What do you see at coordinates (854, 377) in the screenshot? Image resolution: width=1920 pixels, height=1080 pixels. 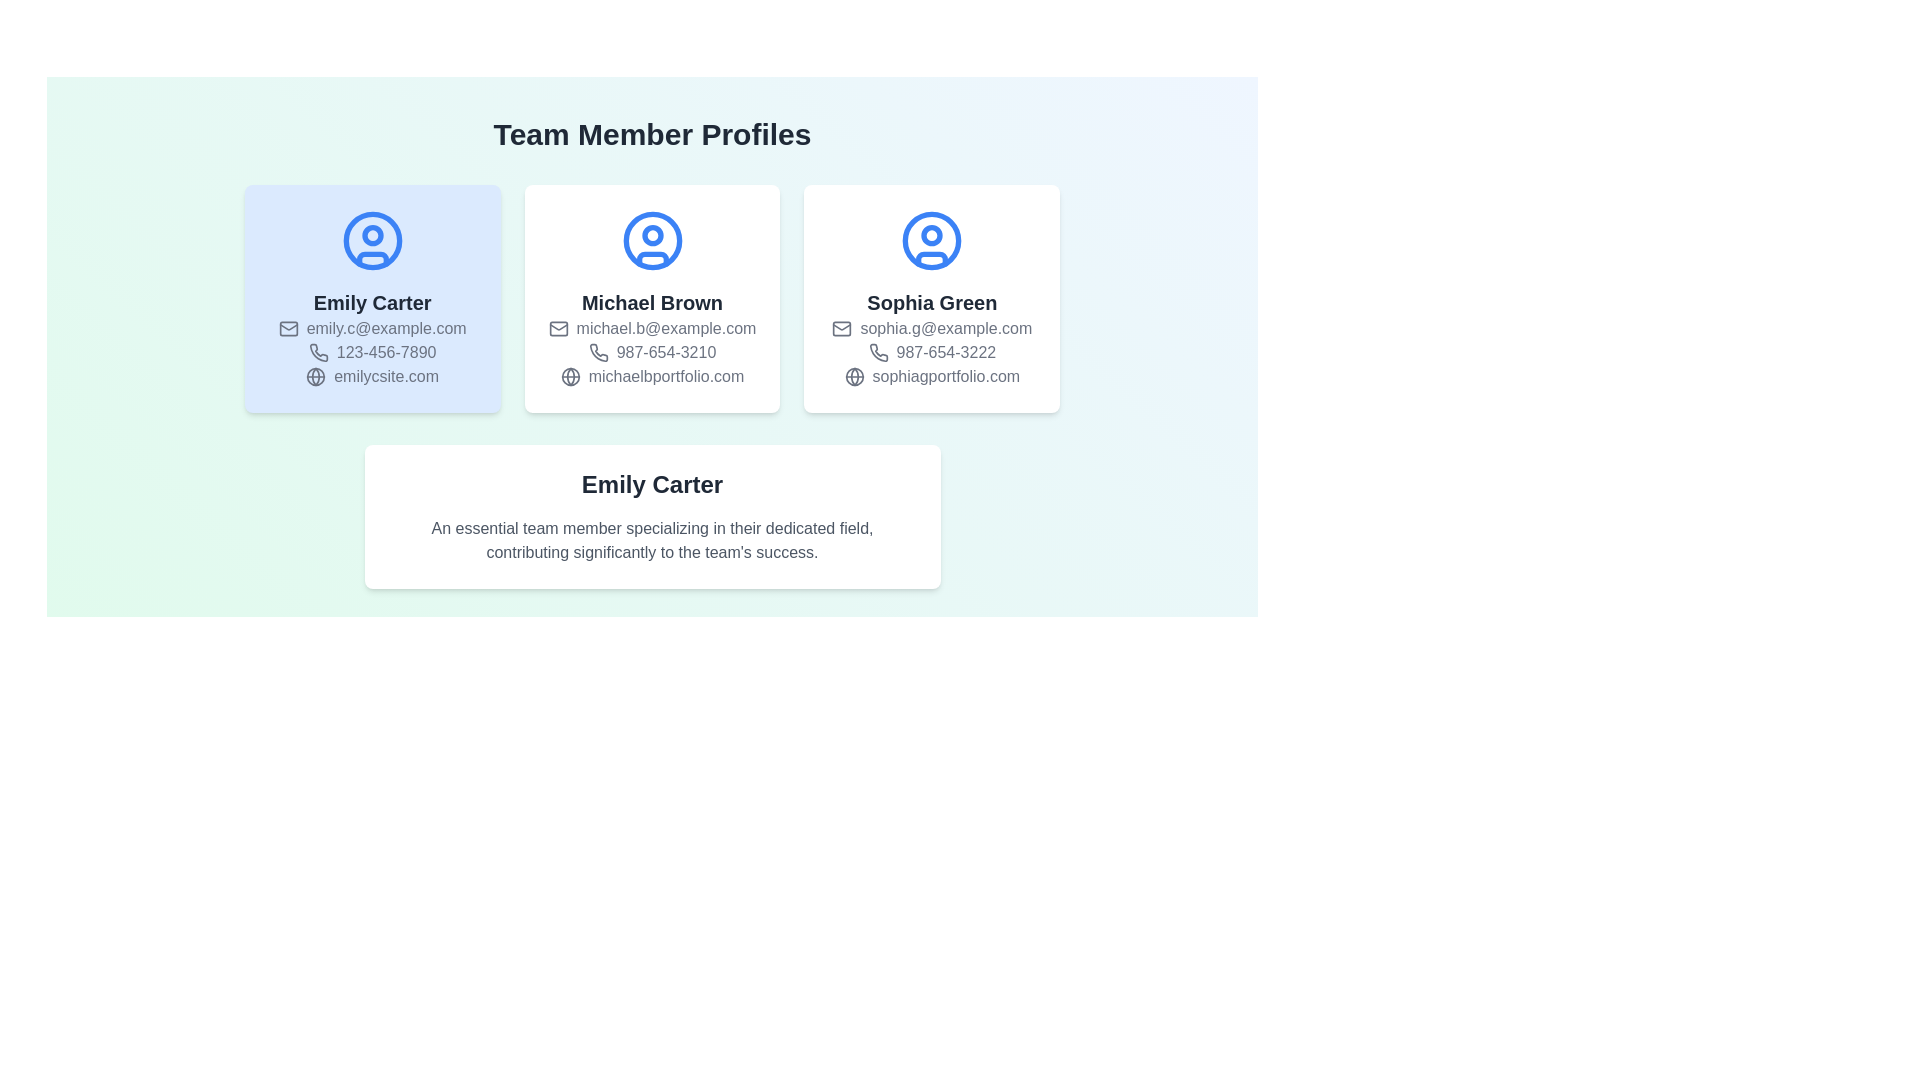 I see `the icon representing the web link 'sophiagportfolio.com' located in the 'Sophia Green' profile card on the bottom part, to the right of the associated text` at bounding box center [854, 377].